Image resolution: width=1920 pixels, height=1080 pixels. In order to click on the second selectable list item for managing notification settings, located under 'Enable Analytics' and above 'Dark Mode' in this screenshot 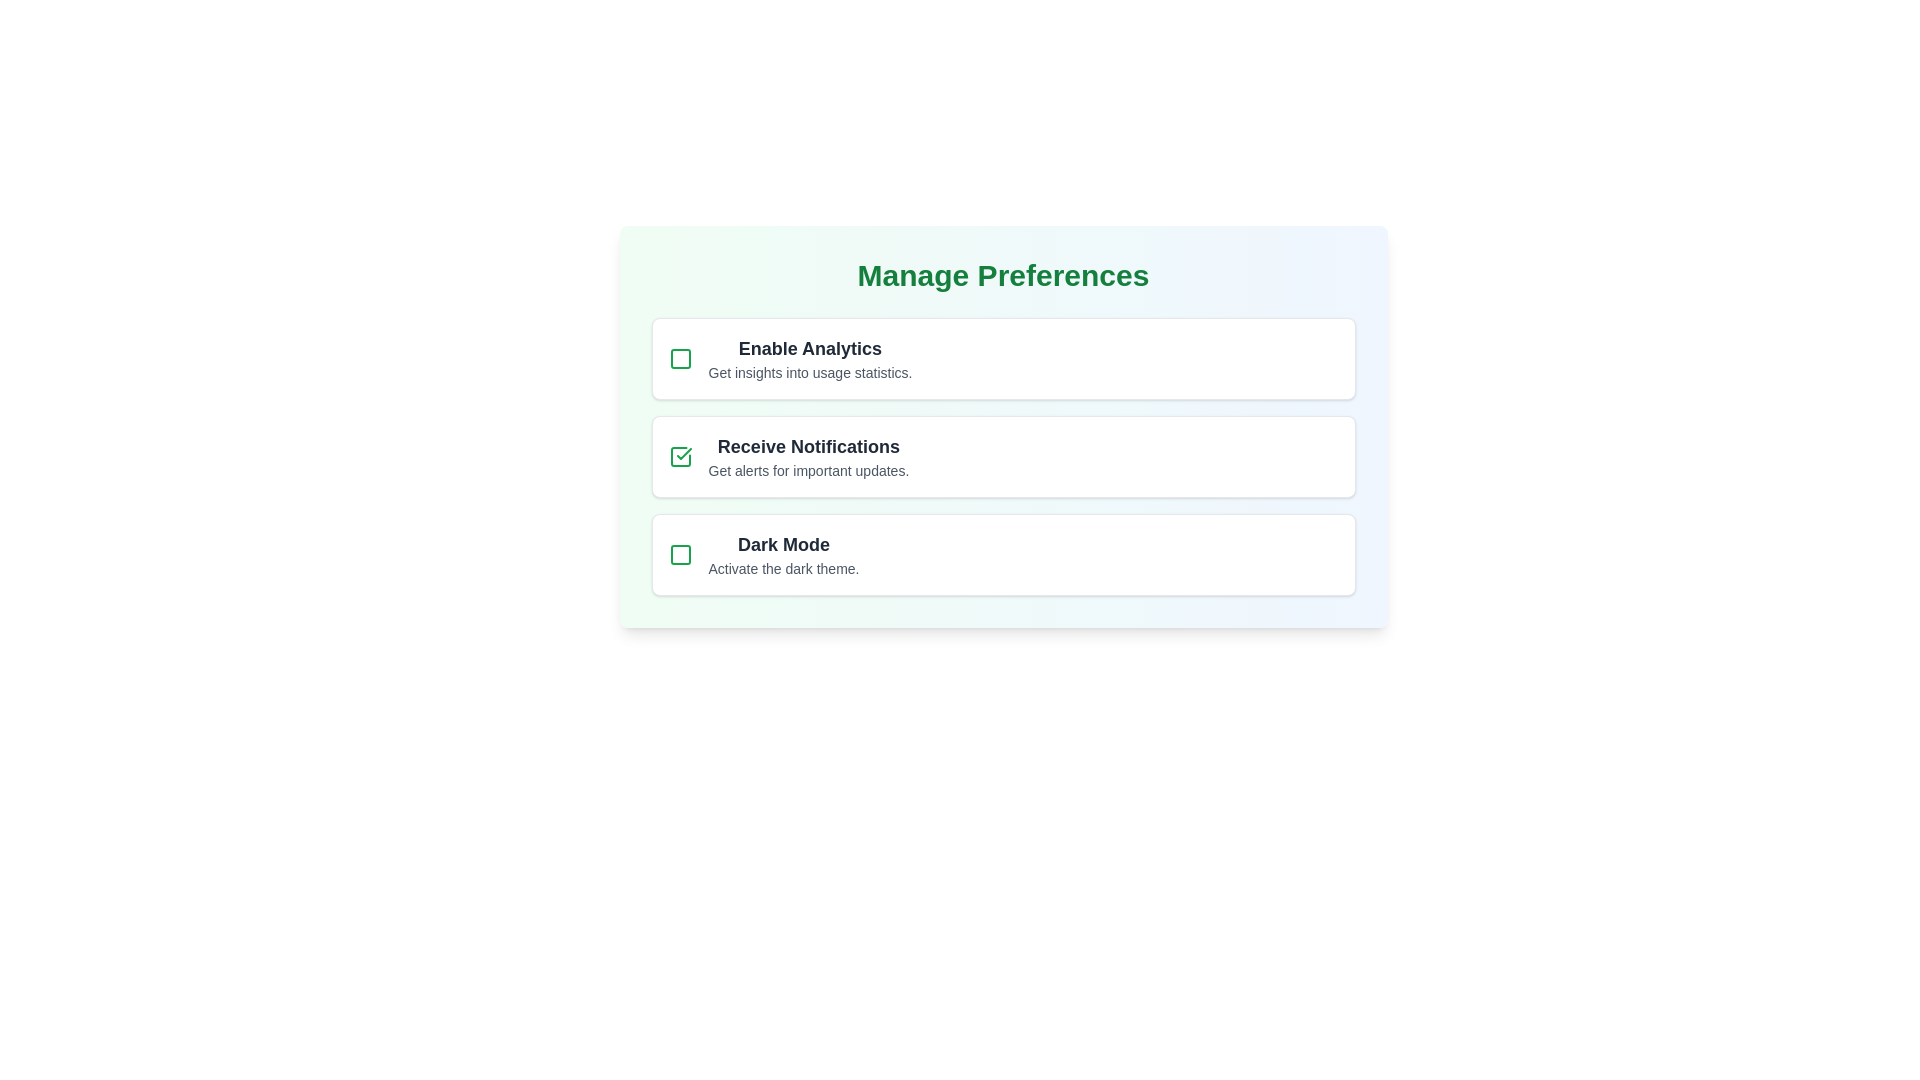, I will do `click(1003, 456)`.